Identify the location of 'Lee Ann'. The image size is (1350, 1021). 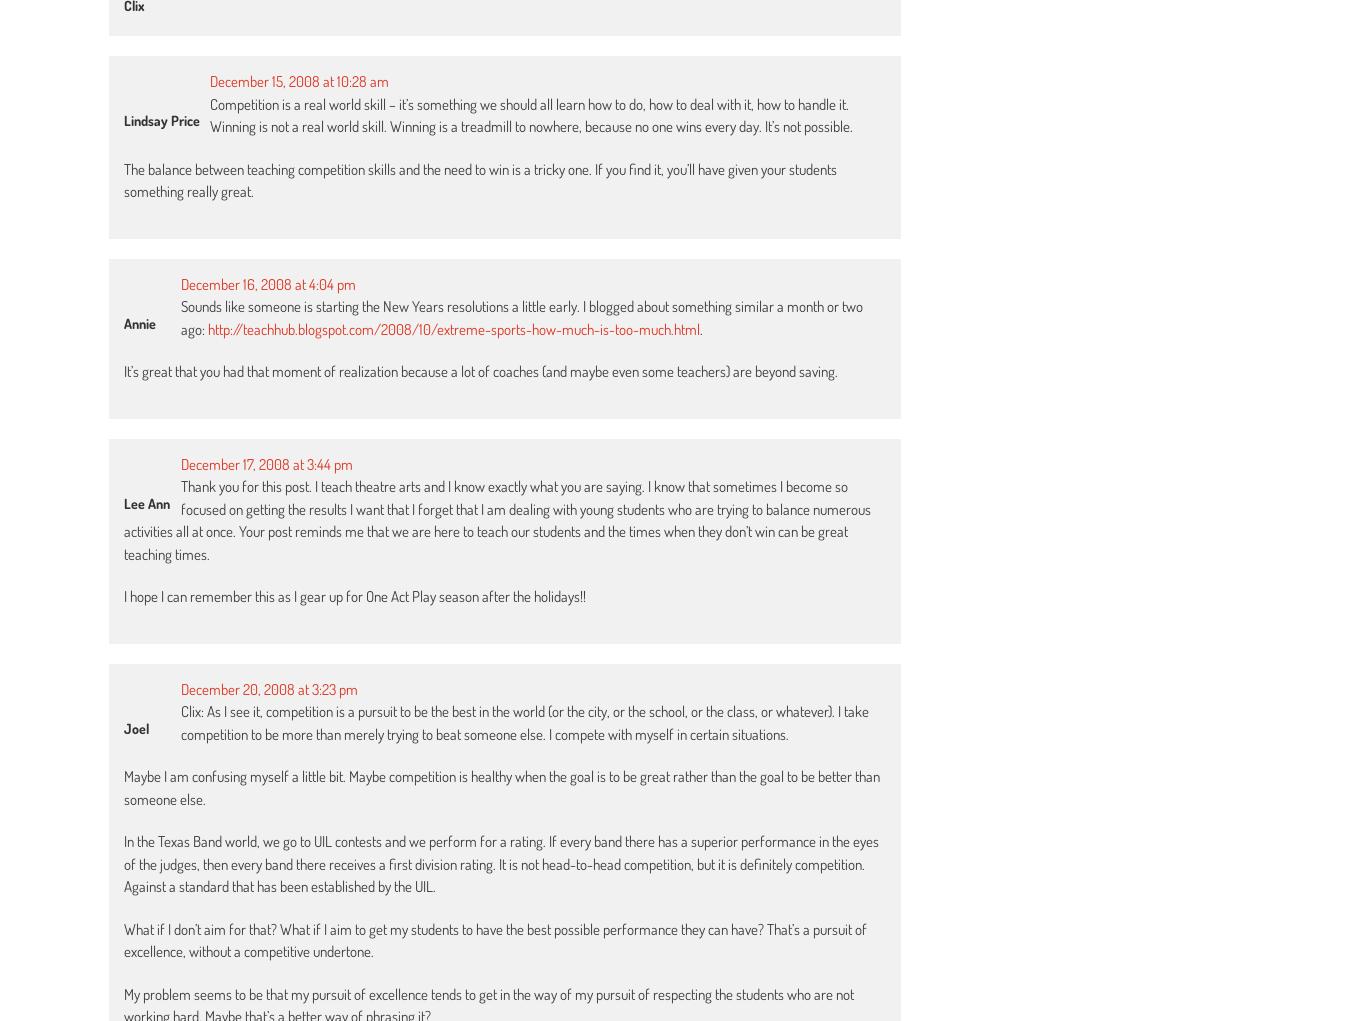
(147, 501).